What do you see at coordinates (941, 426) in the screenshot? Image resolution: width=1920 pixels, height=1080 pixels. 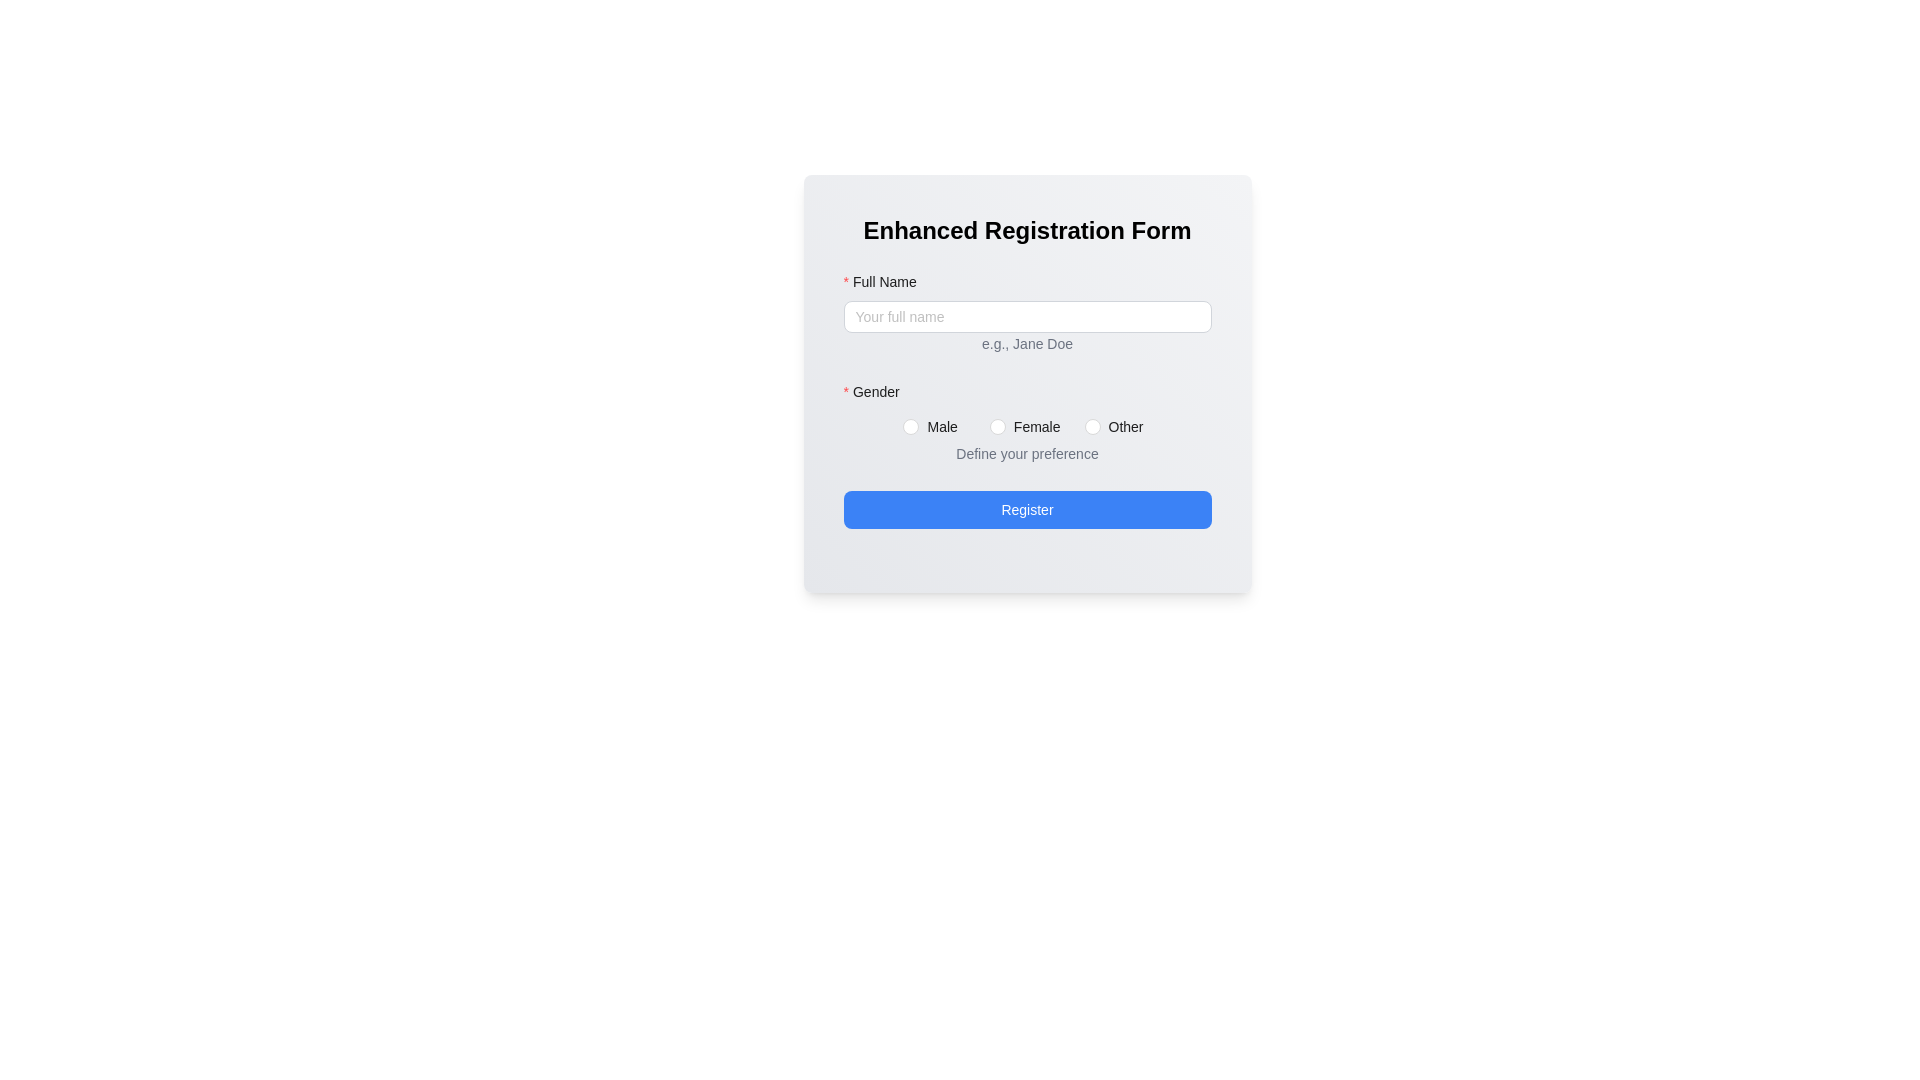 I see `the 'Male' label in the gender selection radio button group, which is positioned to the right of the 'Male' radio button and aligned with the labels for 'Female' and 'Other'` at bounding box center [941, 426].